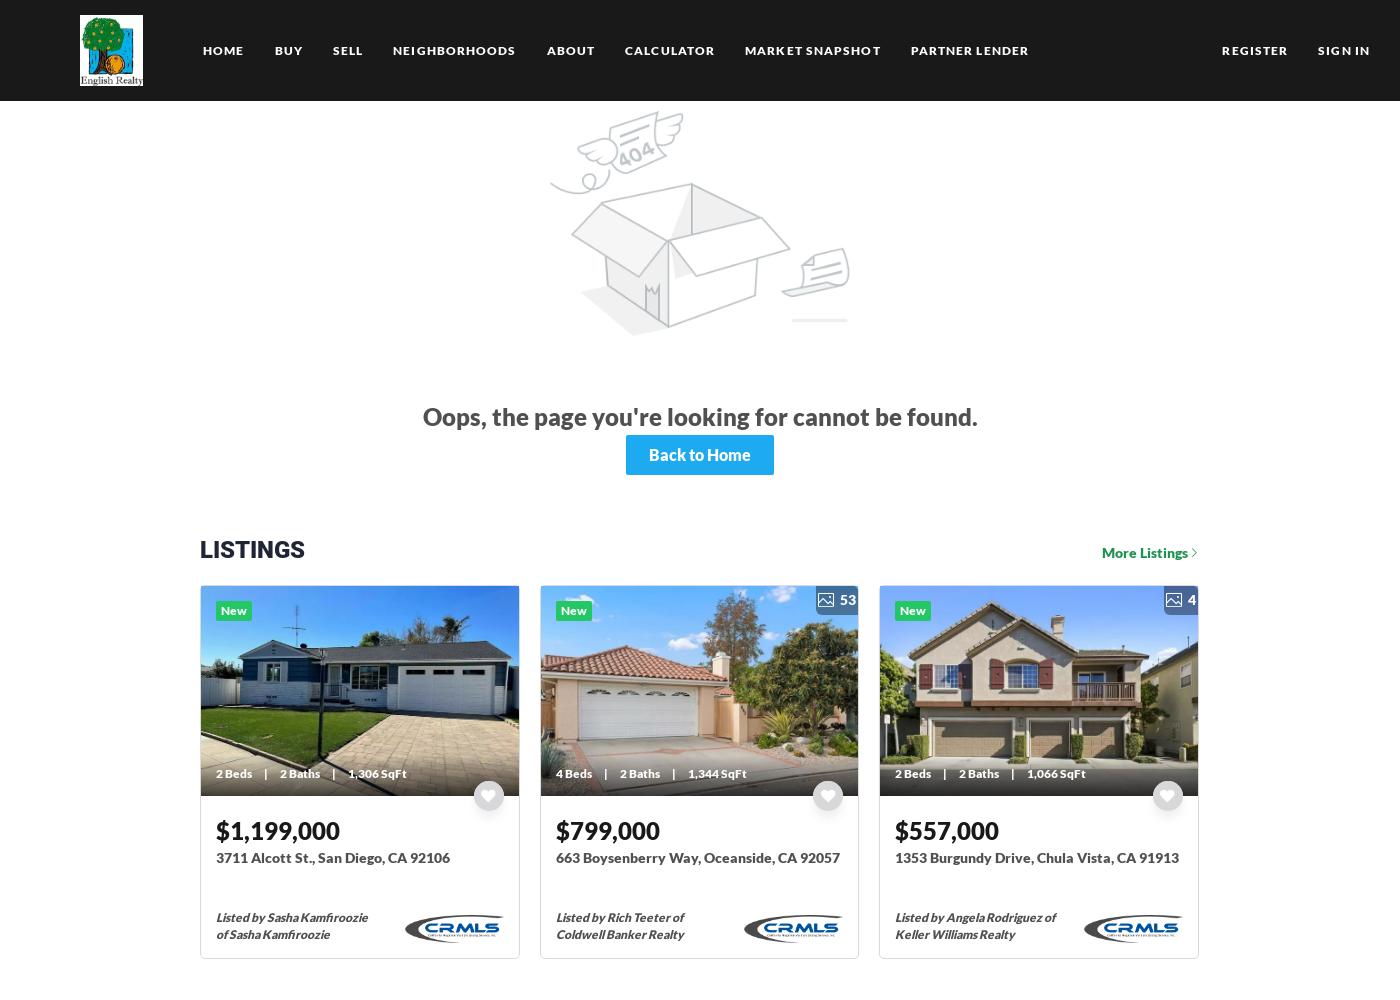 The image size is (1400, 1000). Describe the element at coordinates (293, 925) in the screenshot. I see `'Listed by Sasha Kamfiroozie of Sasha Kamfiroozie'` at that location.